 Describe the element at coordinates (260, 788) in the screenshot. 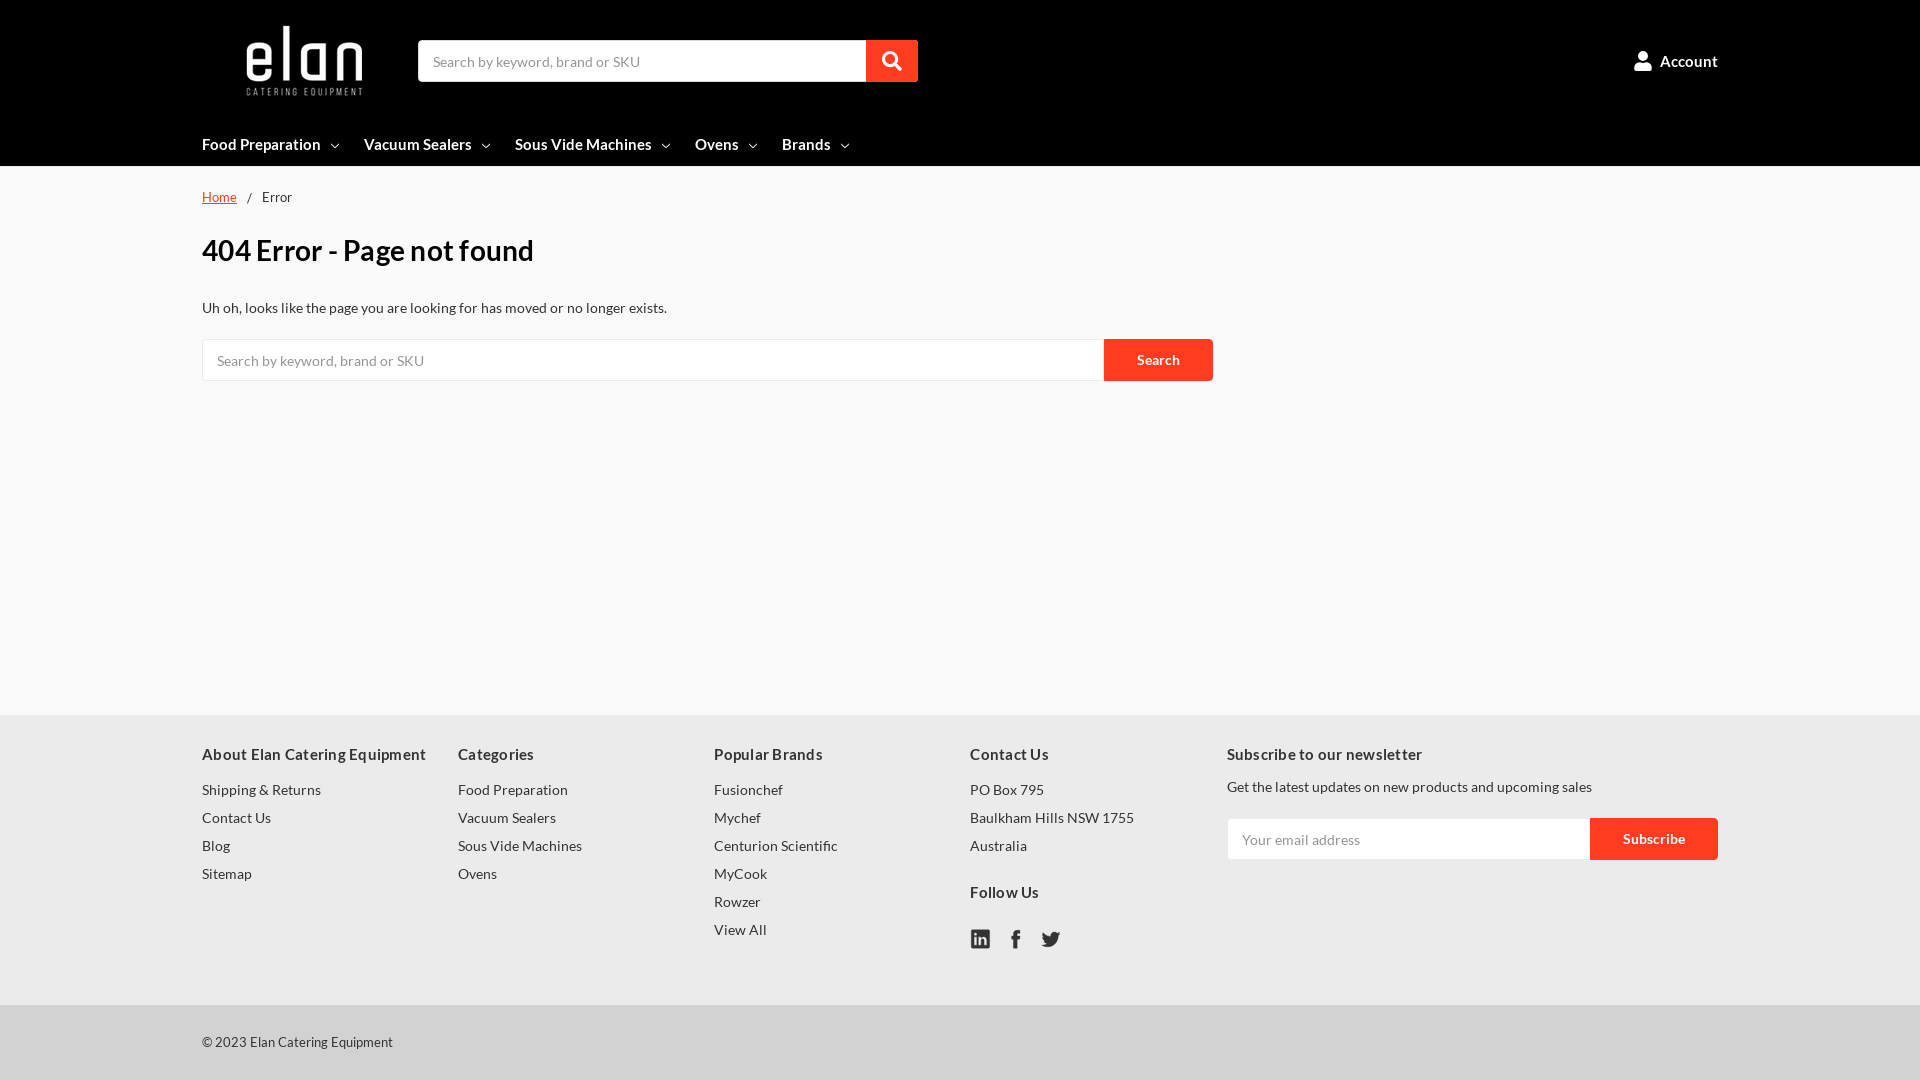

I see `'Shipping & Returns'` at that location.